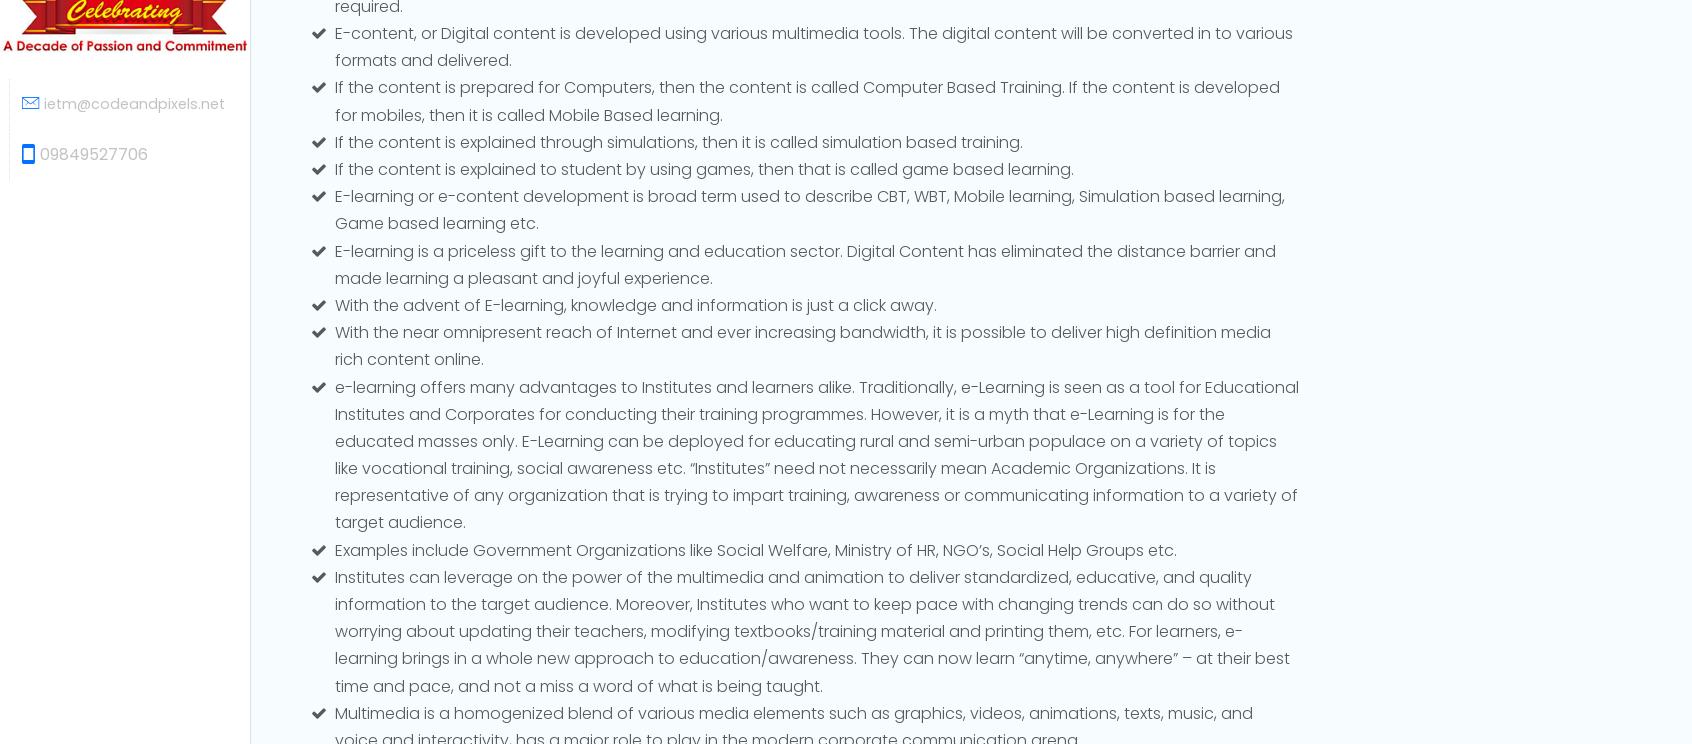 This screenshot has height=744, width=1692. Describe the element at coordinates (812, 630) in the screenshot. I see `'Institutes can leverage on the power of the multimedia and animation to deliver standardized, educative, and quality information to the target audience. Moreover, Institutes who want to keep pace with changing trends can do so without worrying about updating their teachers, modifying textbooks/training material and printing them, etc. For learners, e-learning brings in a whole new approach to education/awareness. They can now learn “anytime, anywhere” – at their best time and pace, and not a miss a word of what is being taught.'` at that location.